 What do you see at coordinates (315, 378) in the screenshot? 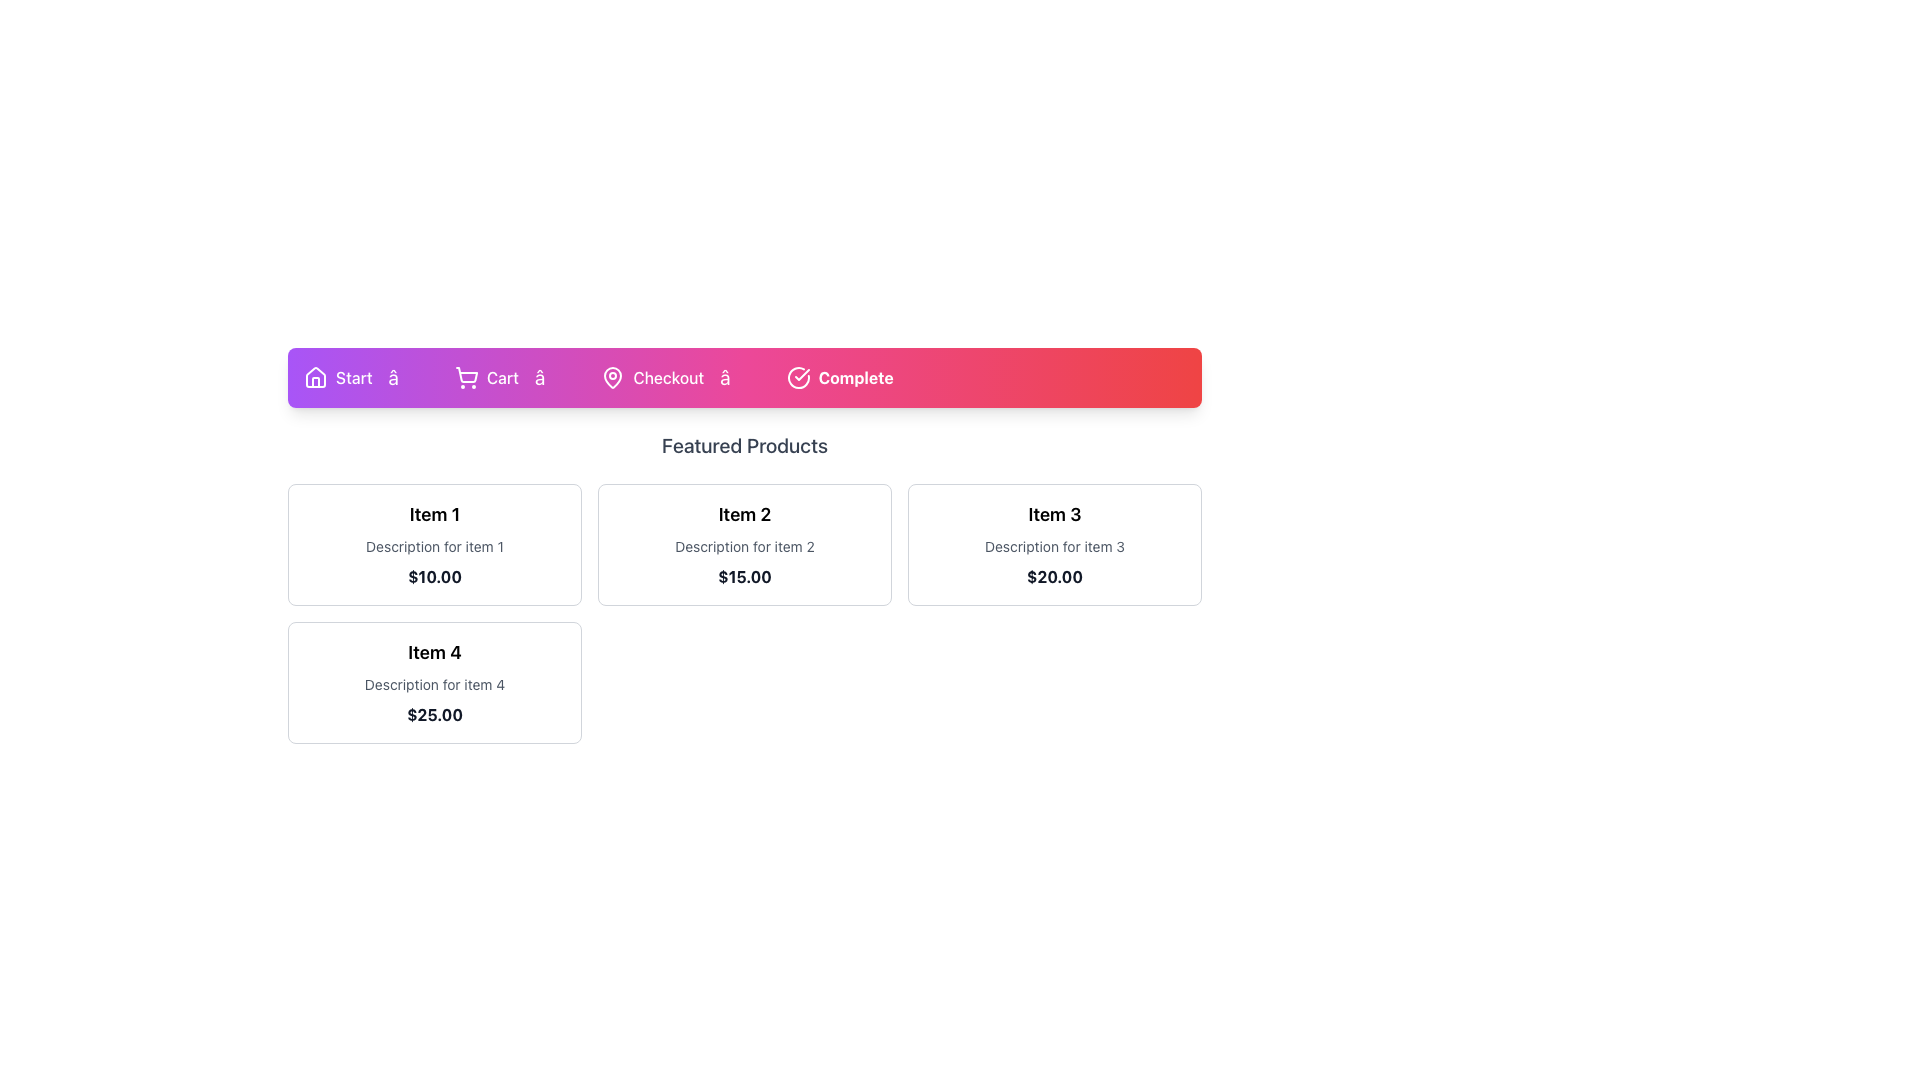
I see `the house icon within the purple 'Start' button on the top navigation bar` at bounding box center [315, 378].